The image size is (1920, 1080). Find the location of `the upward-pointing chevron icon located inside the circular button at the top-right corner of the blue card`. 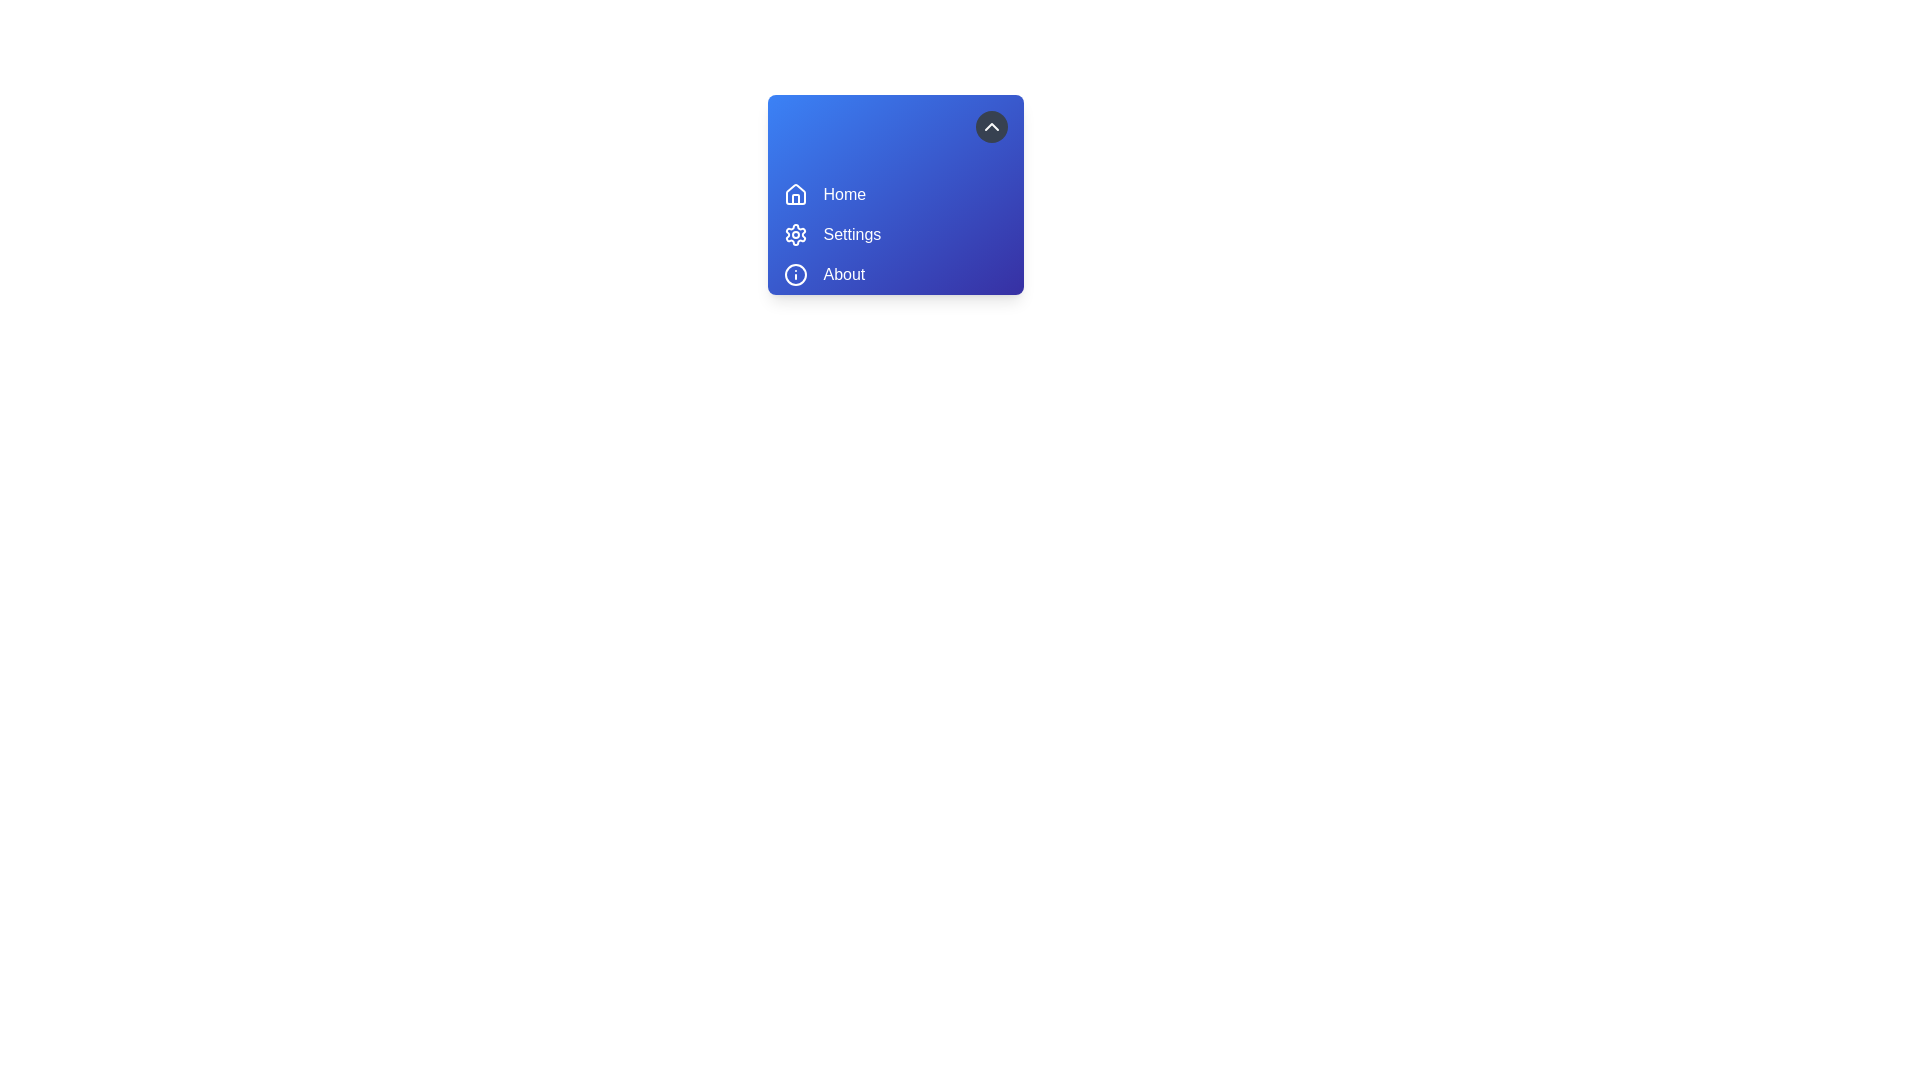

the upward-pointing chevron icon located inside the circular button at the top-right corner of the blue card is located at coordinates (991, 127).